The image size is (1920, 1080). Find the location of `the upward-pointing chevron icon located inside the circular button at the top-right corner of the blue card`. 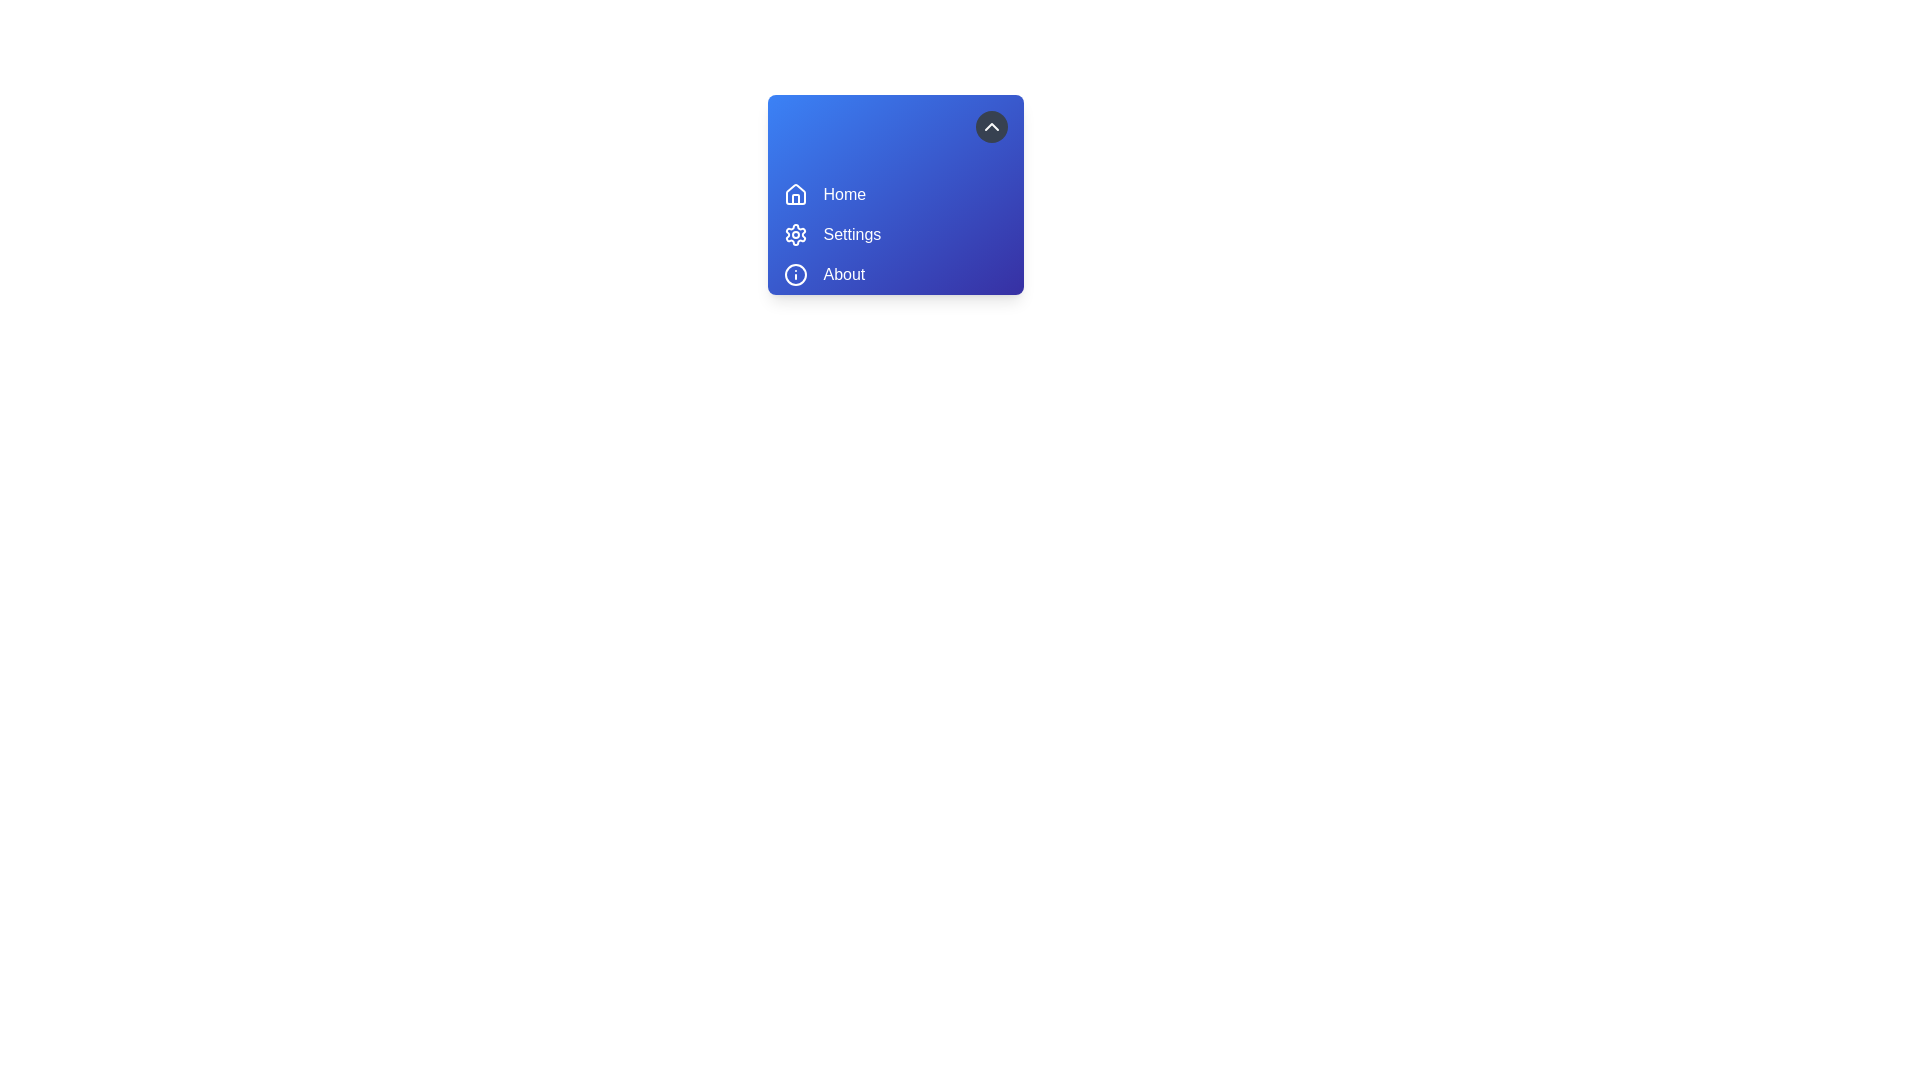

the upward-pointing chevron icon located inside the circular button at the top-right corner of the blue card is located at coordinates (991, 127).